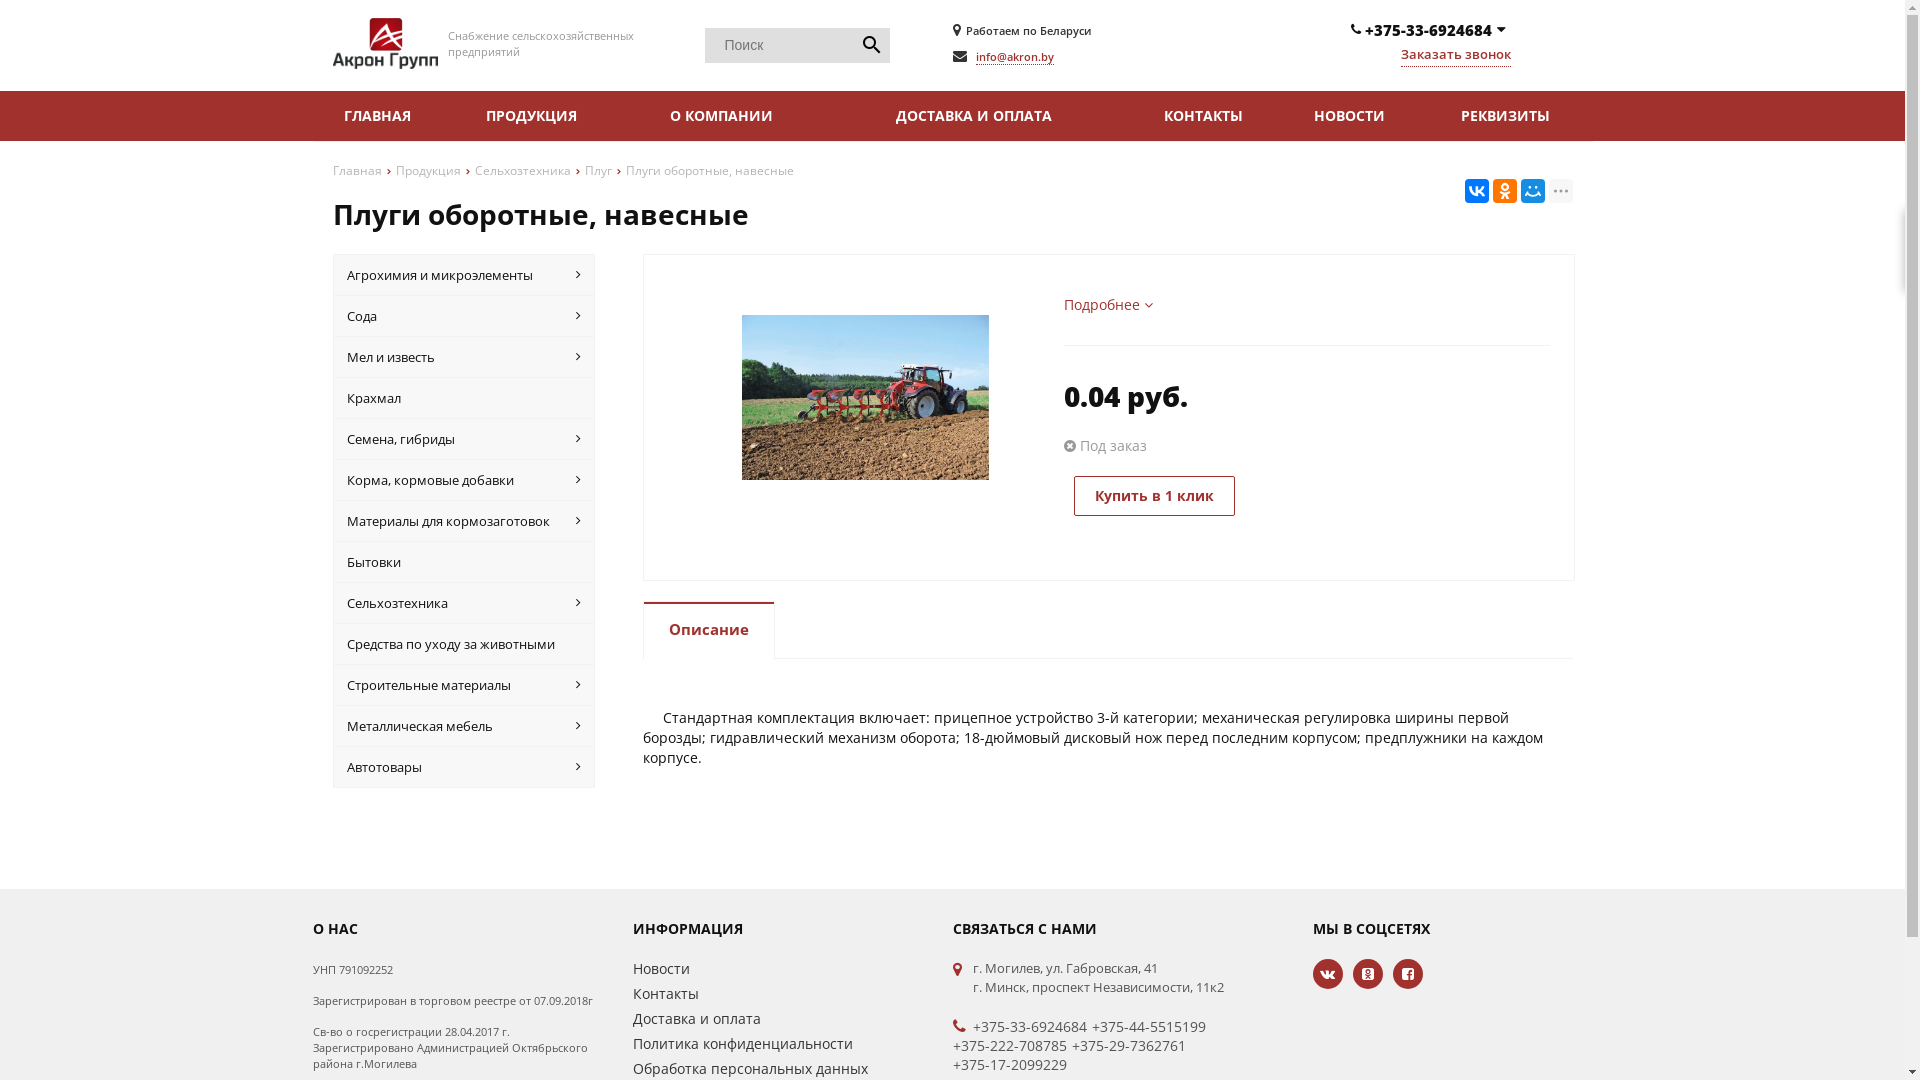  Describe the element at coordinates (1014, 56) in the screenshot. I see `'info@akron.by'` at that location.